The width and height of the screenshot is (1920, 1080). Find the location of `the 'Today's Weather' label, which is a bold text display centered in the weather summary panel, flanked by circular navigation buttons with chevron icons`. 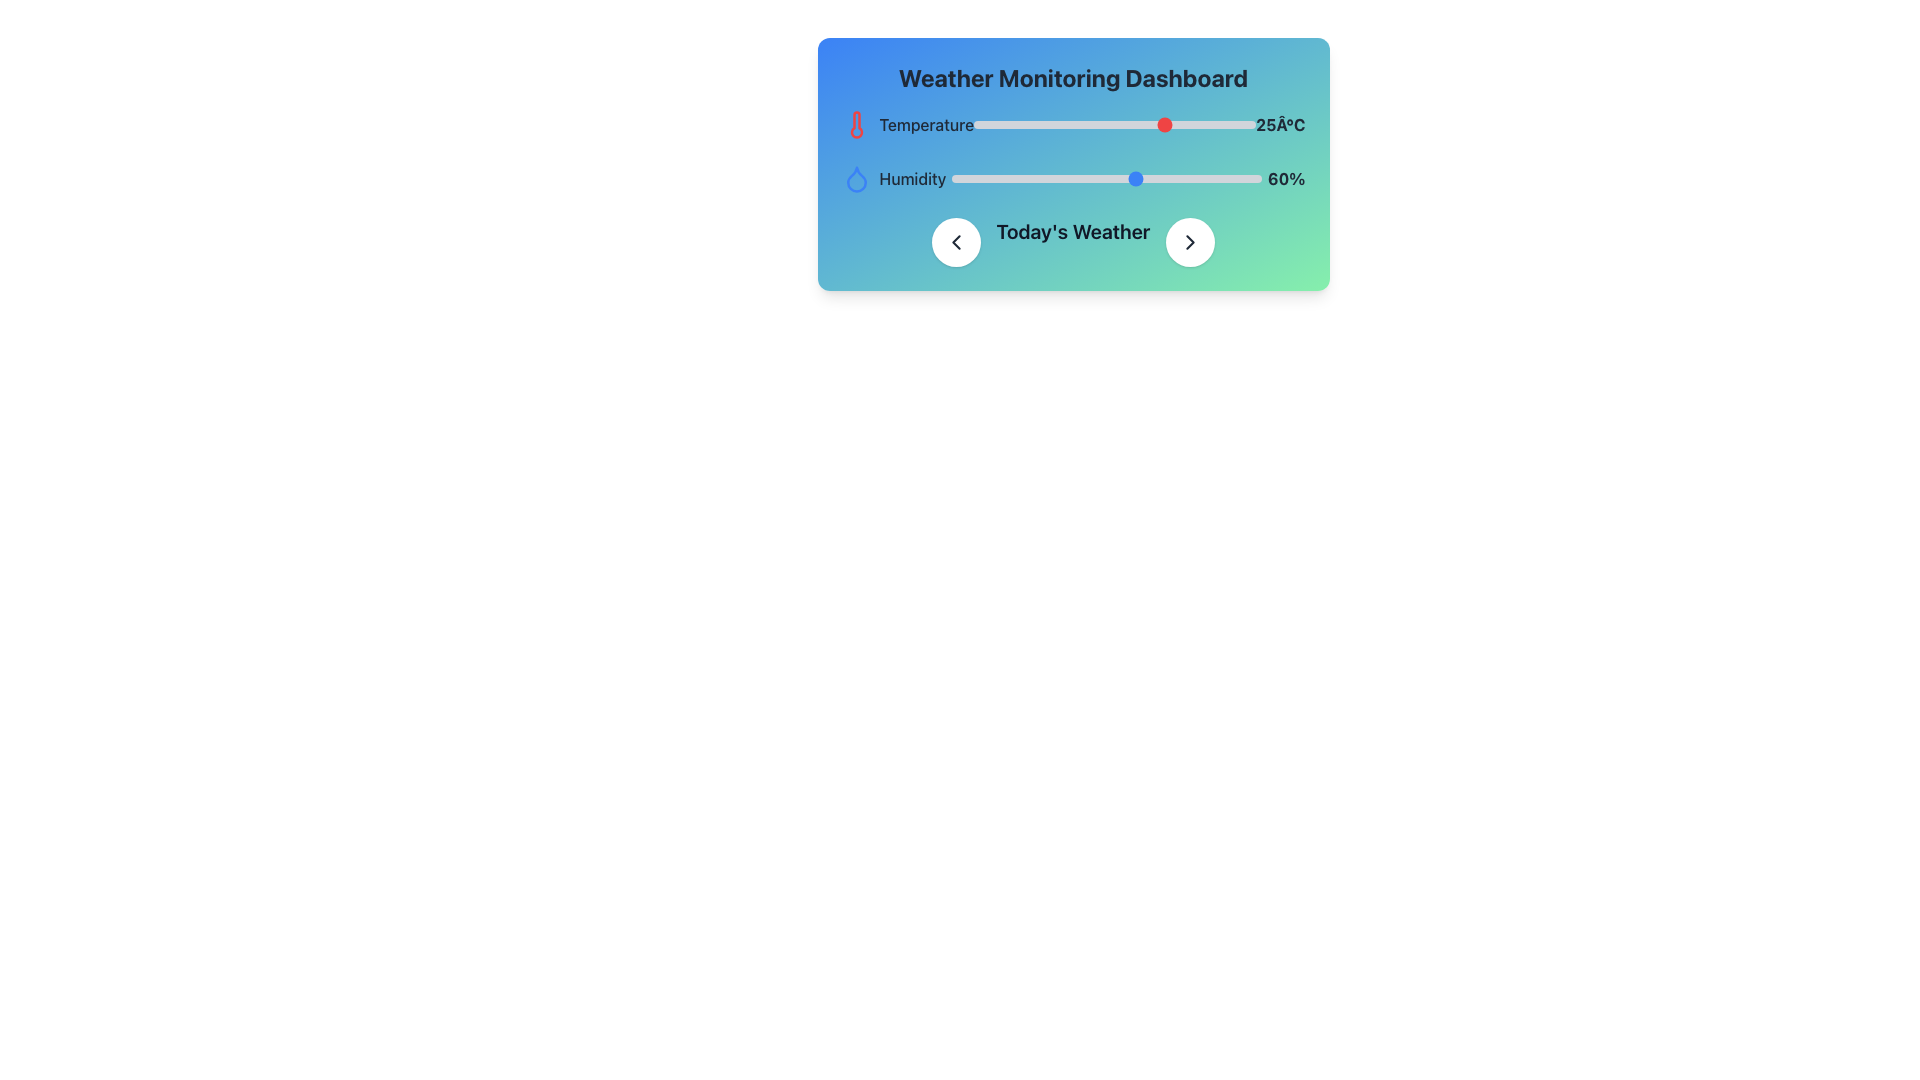

the 'Today's Weather' label, which is a bold text display centered in the weather summary panel, flanked by circular navigation buttons with chevron icons is located at coordinates (1072, 241).